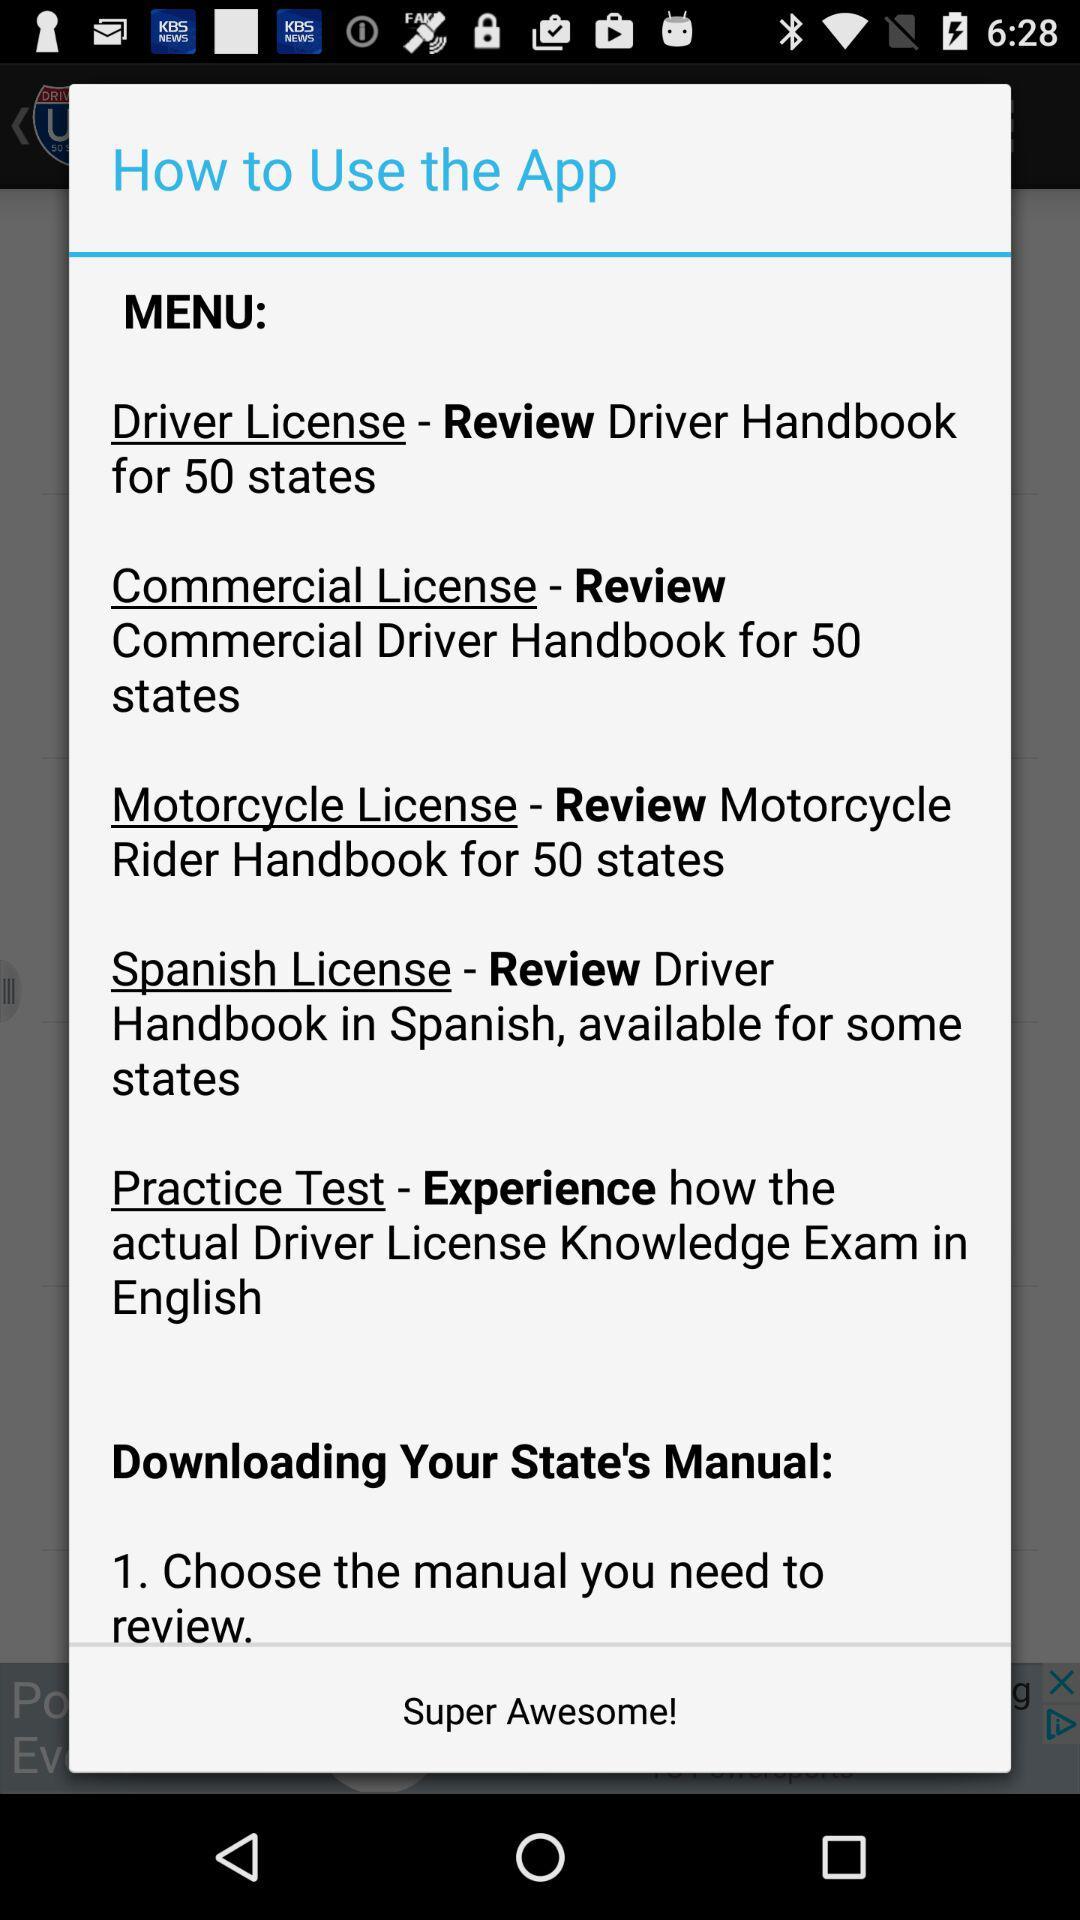 This screenshot has height=1920, width=1080. Describe the element at coordinates (540, 1708) in the screenshot. I see `icon below menu driver license item` at that location.